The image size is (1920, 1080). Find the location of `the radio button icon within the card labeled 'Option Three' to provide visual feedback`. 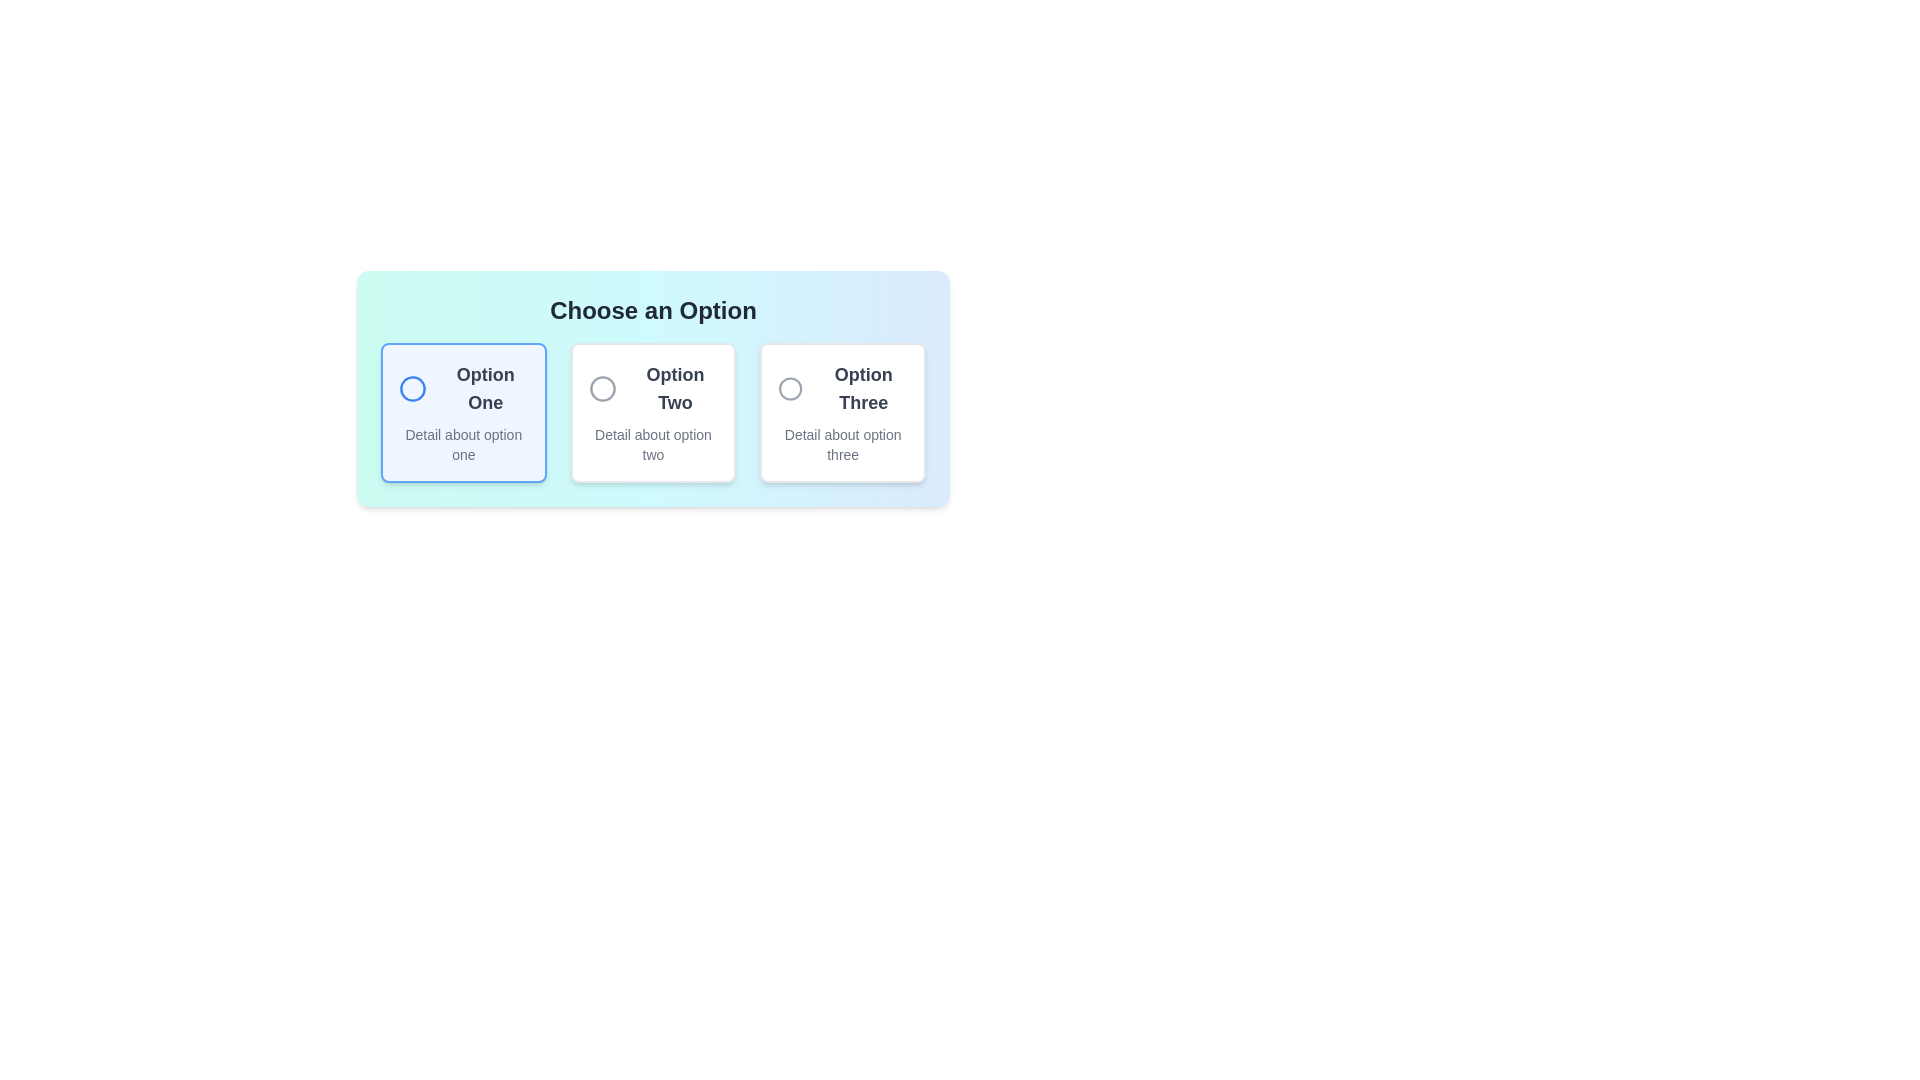

the radio button icon within the card labeled 'Option Three' to provide visual feedback is located at coordinates (790, 389).